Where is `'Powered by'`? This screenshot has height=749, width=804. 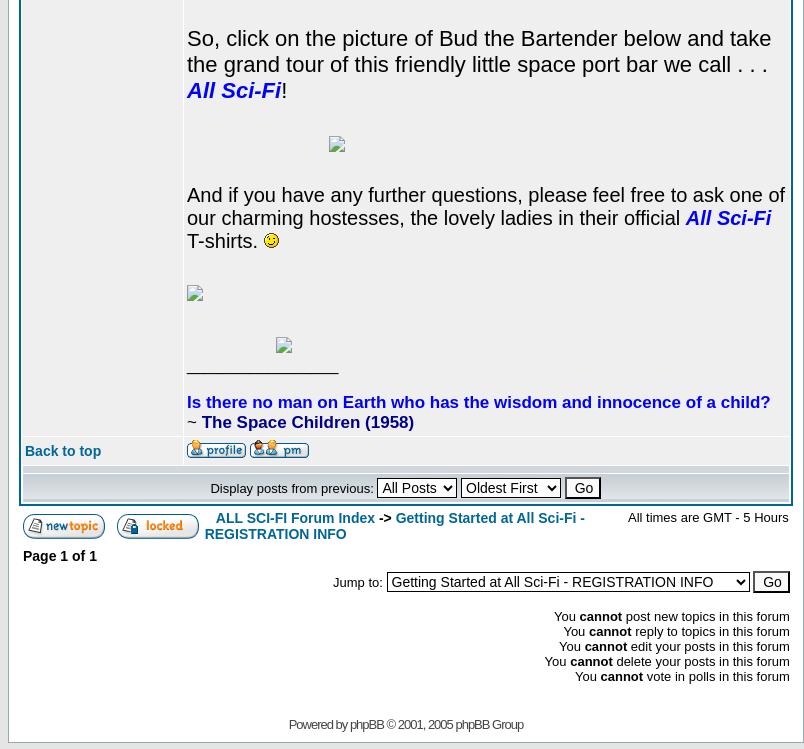 'Powered by' is located at coordinates (318, 722).